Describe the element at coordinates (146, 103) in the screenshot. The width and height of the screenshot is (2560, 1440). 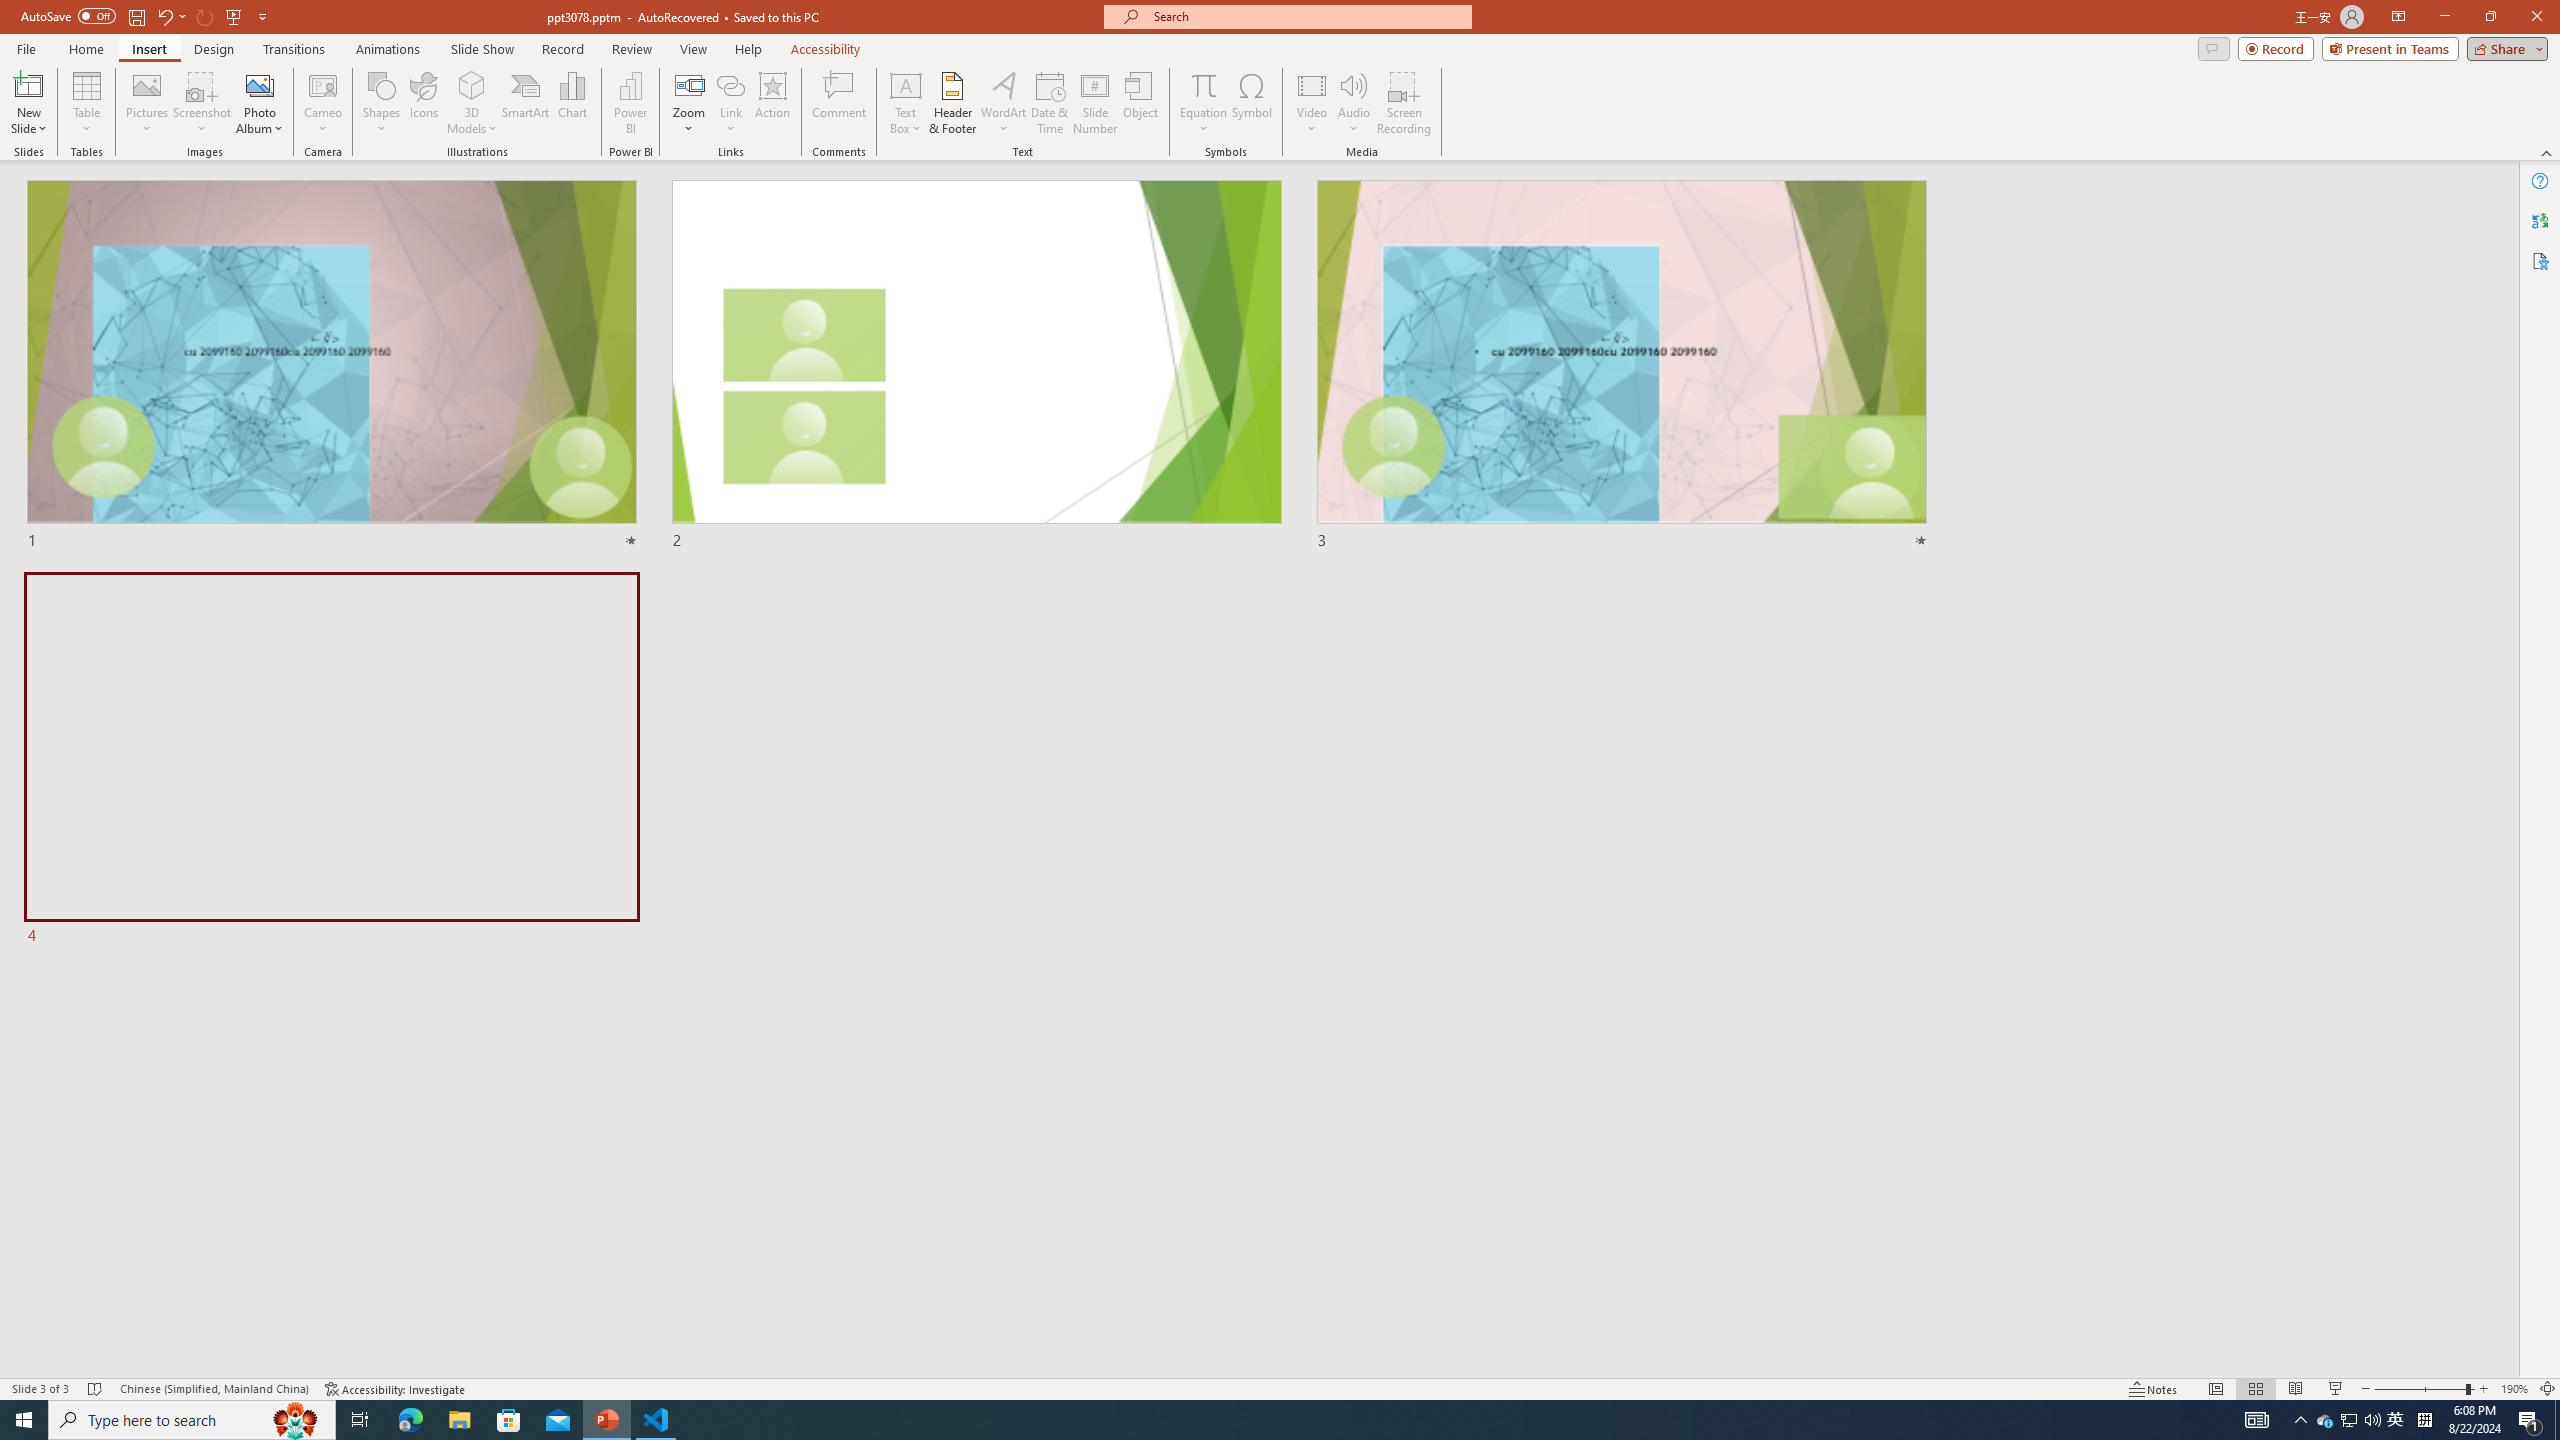
I see `'Pictures'` at that location.